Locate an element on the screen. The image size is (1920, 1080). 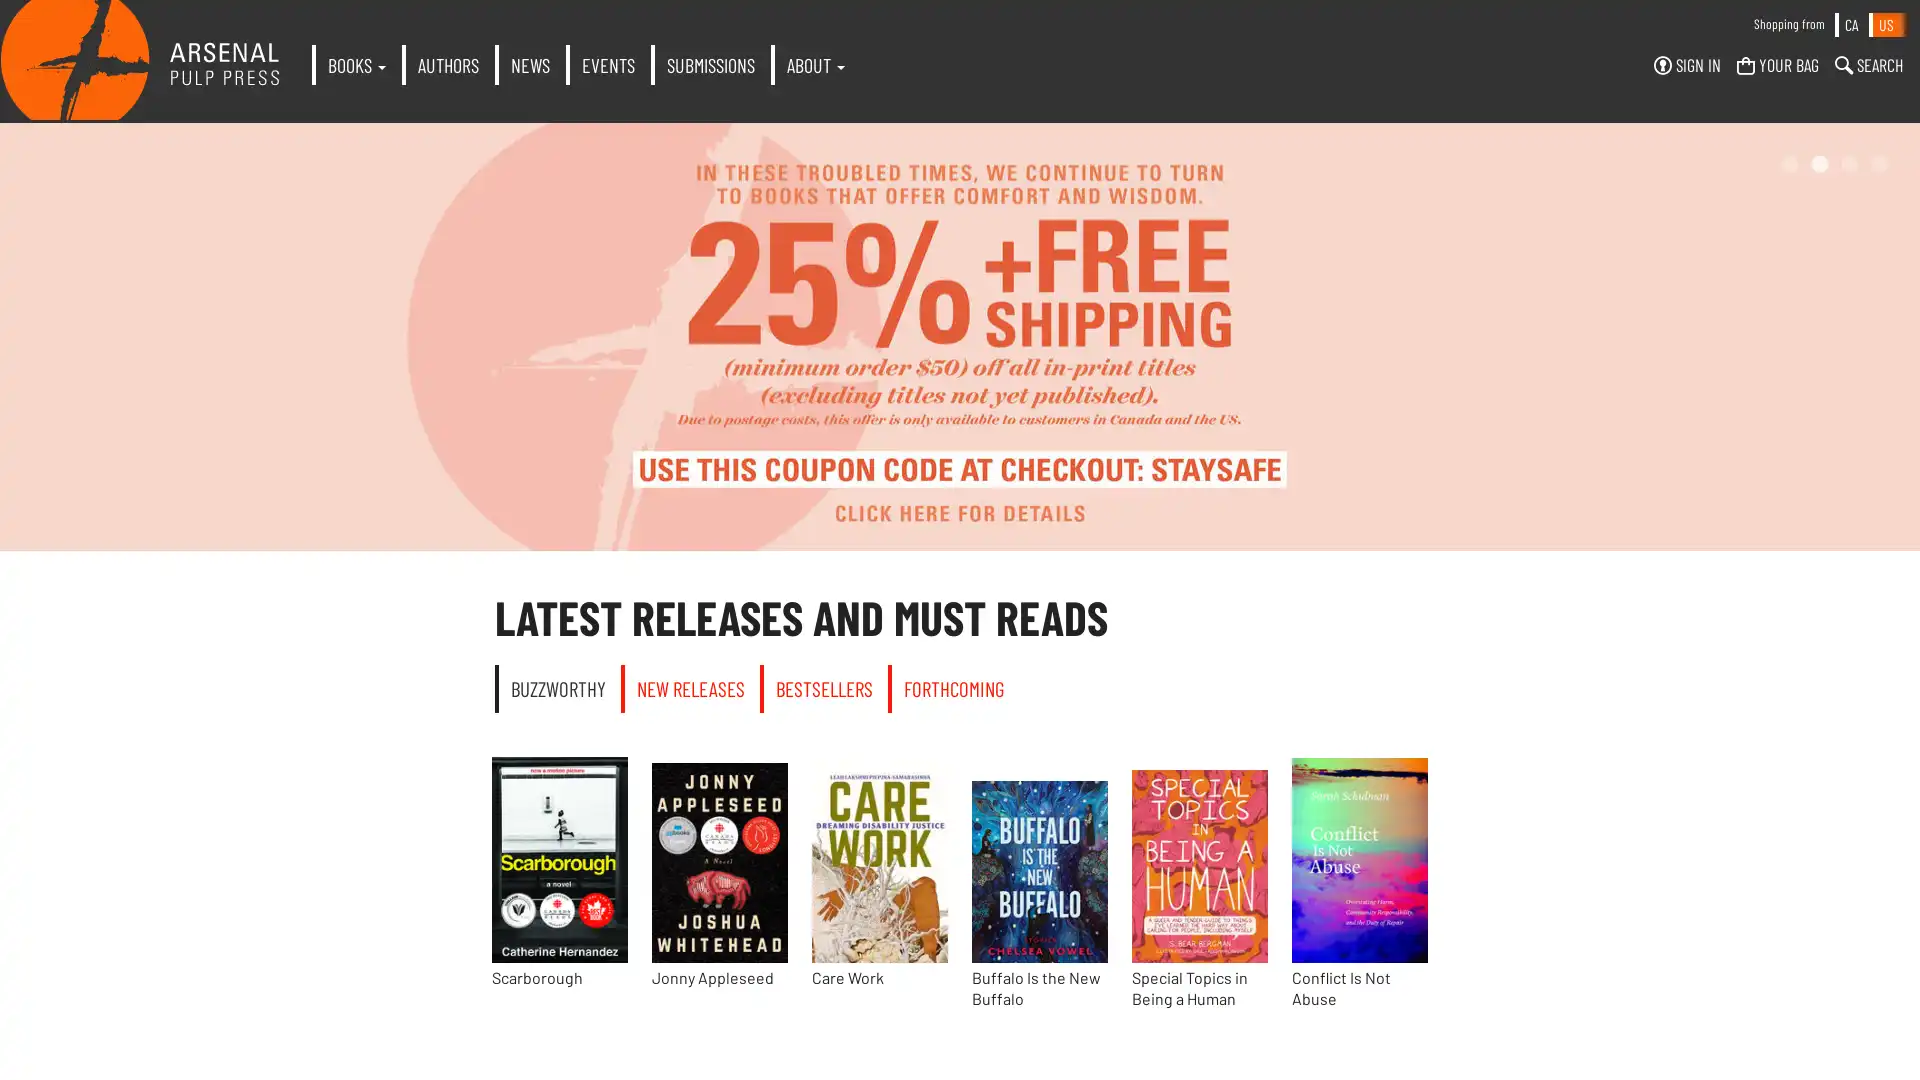
4 is located at coordinates (1879, 164).